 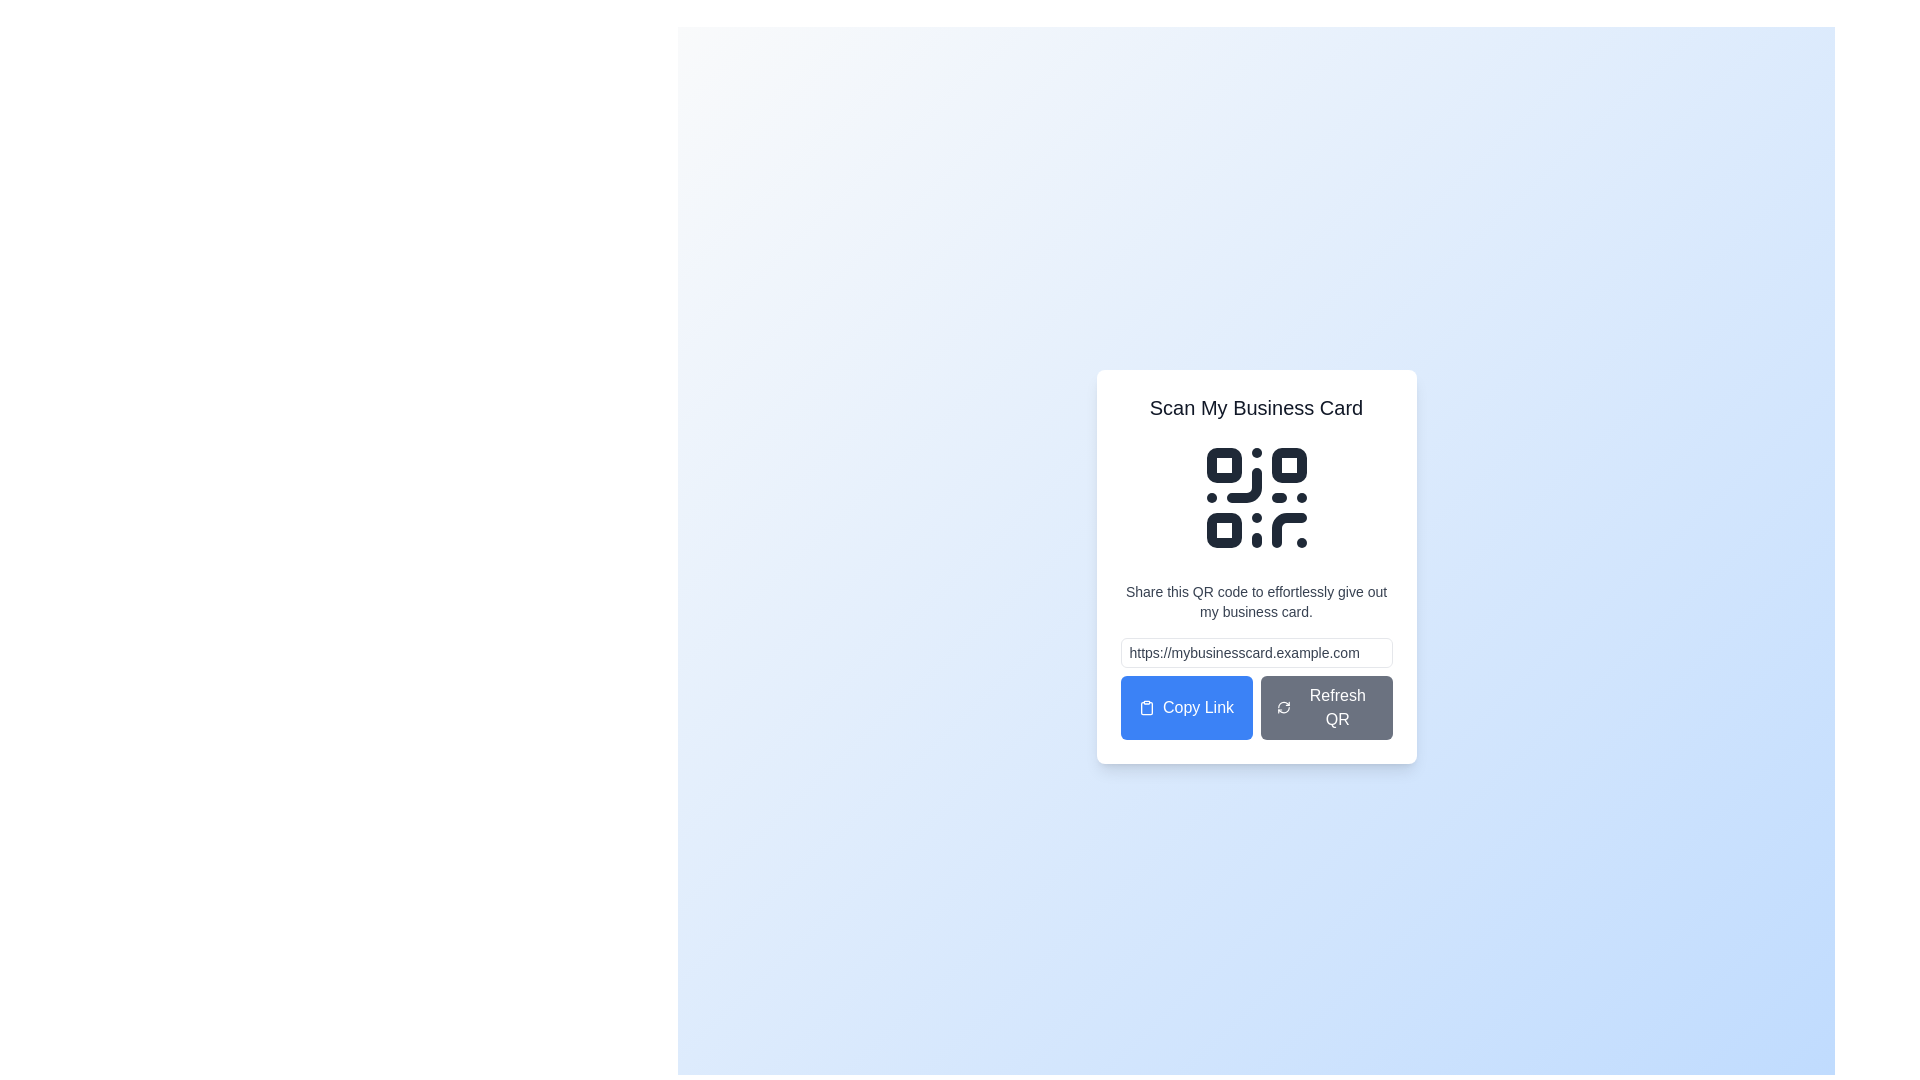 I want to click on the QR code graphic displayed prominently in the card layout, located centrally below the title 'Scan My Business Card' and above the description 'Share this QR code to effortlessly give out my business card.', so click(x=1255, y=496).